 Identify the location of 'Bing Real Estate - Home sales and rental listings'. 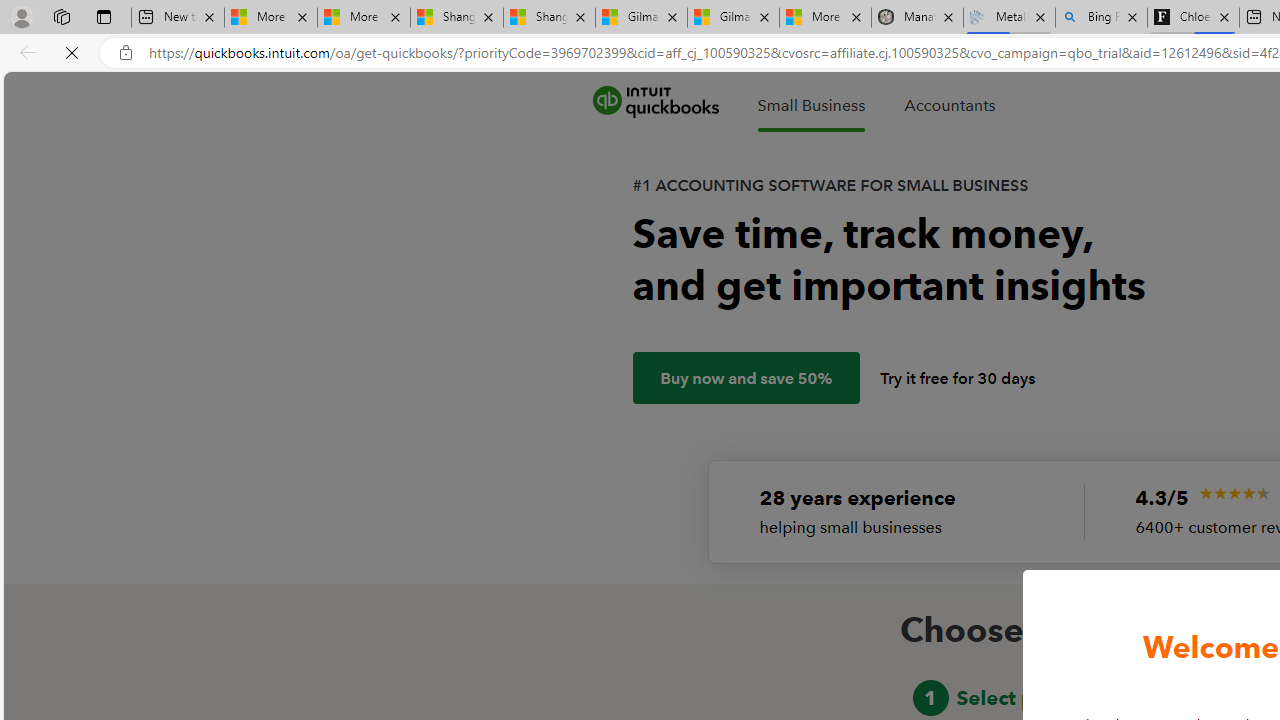
(1100, 17).